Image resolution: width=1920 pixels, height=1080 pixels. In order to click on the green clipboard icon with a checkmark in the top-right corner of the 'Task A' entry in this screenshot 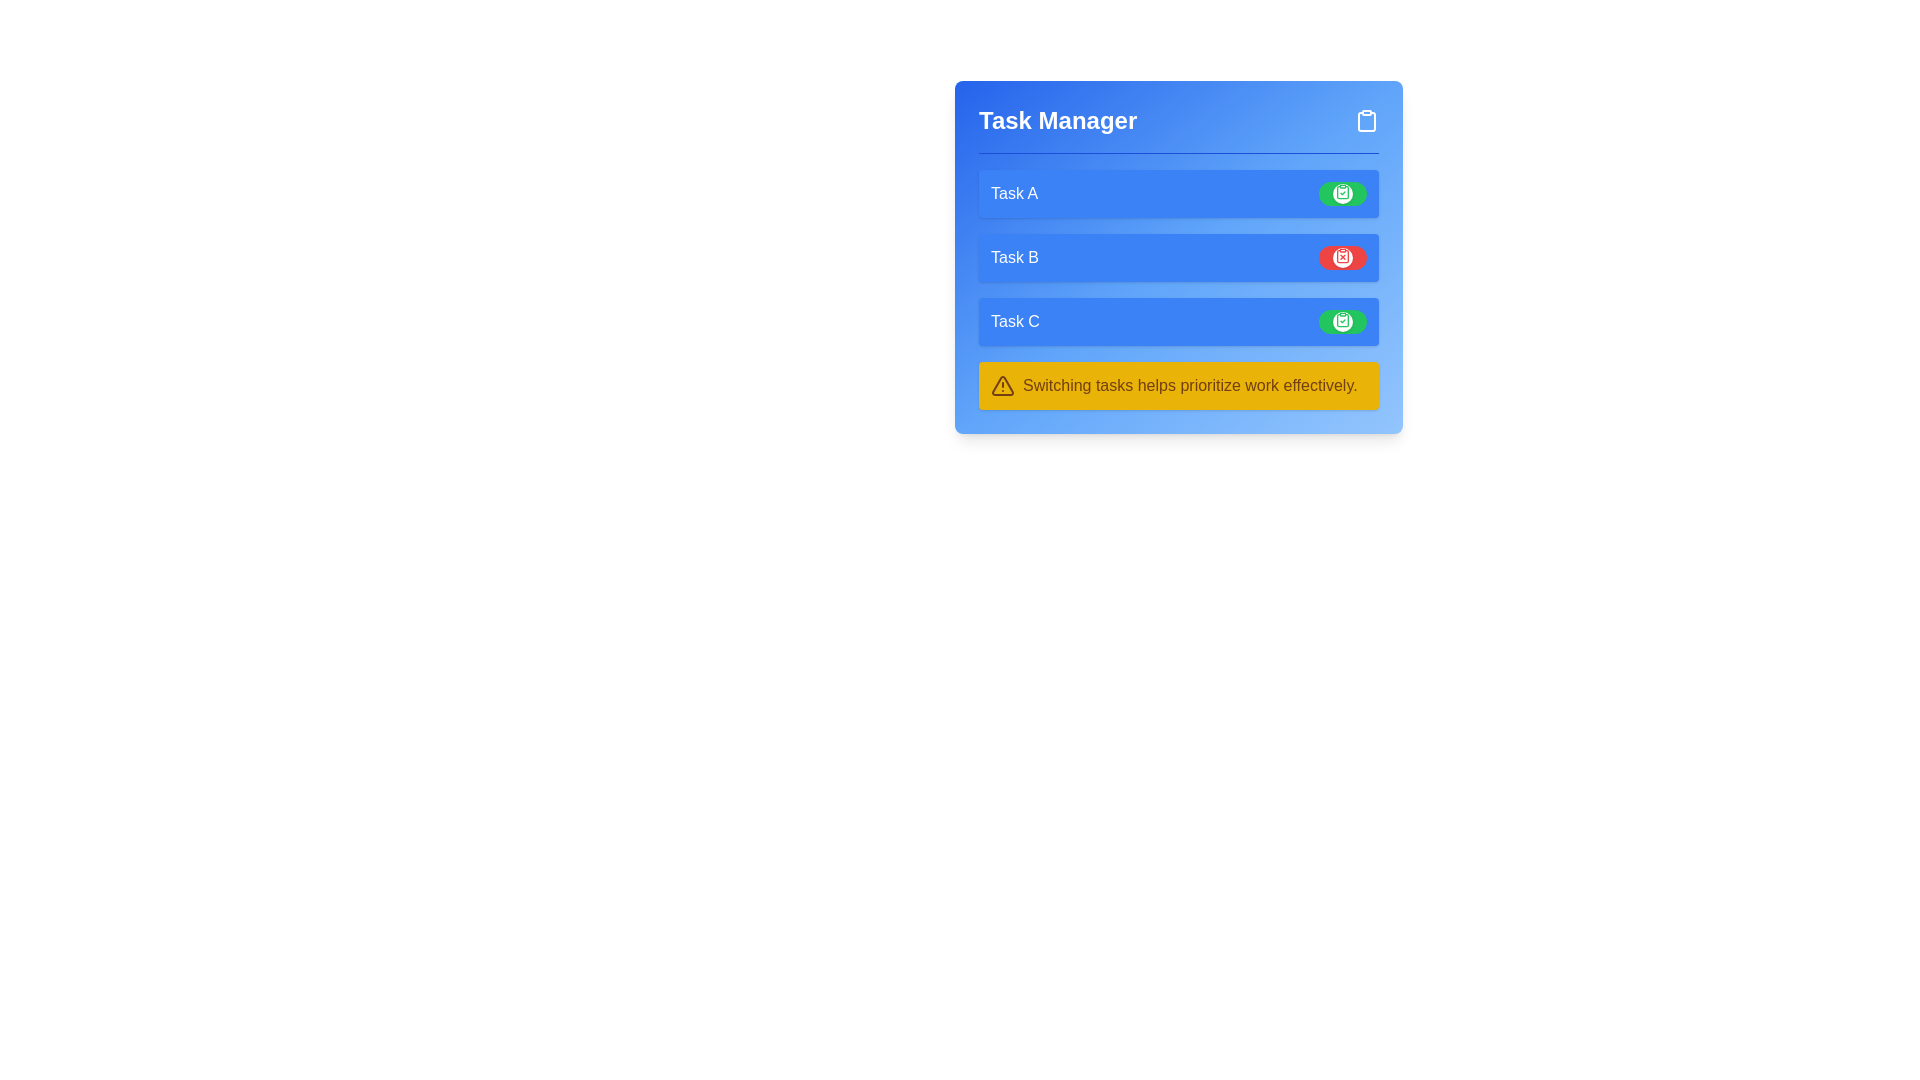, I will do `click(1343, 192)`.